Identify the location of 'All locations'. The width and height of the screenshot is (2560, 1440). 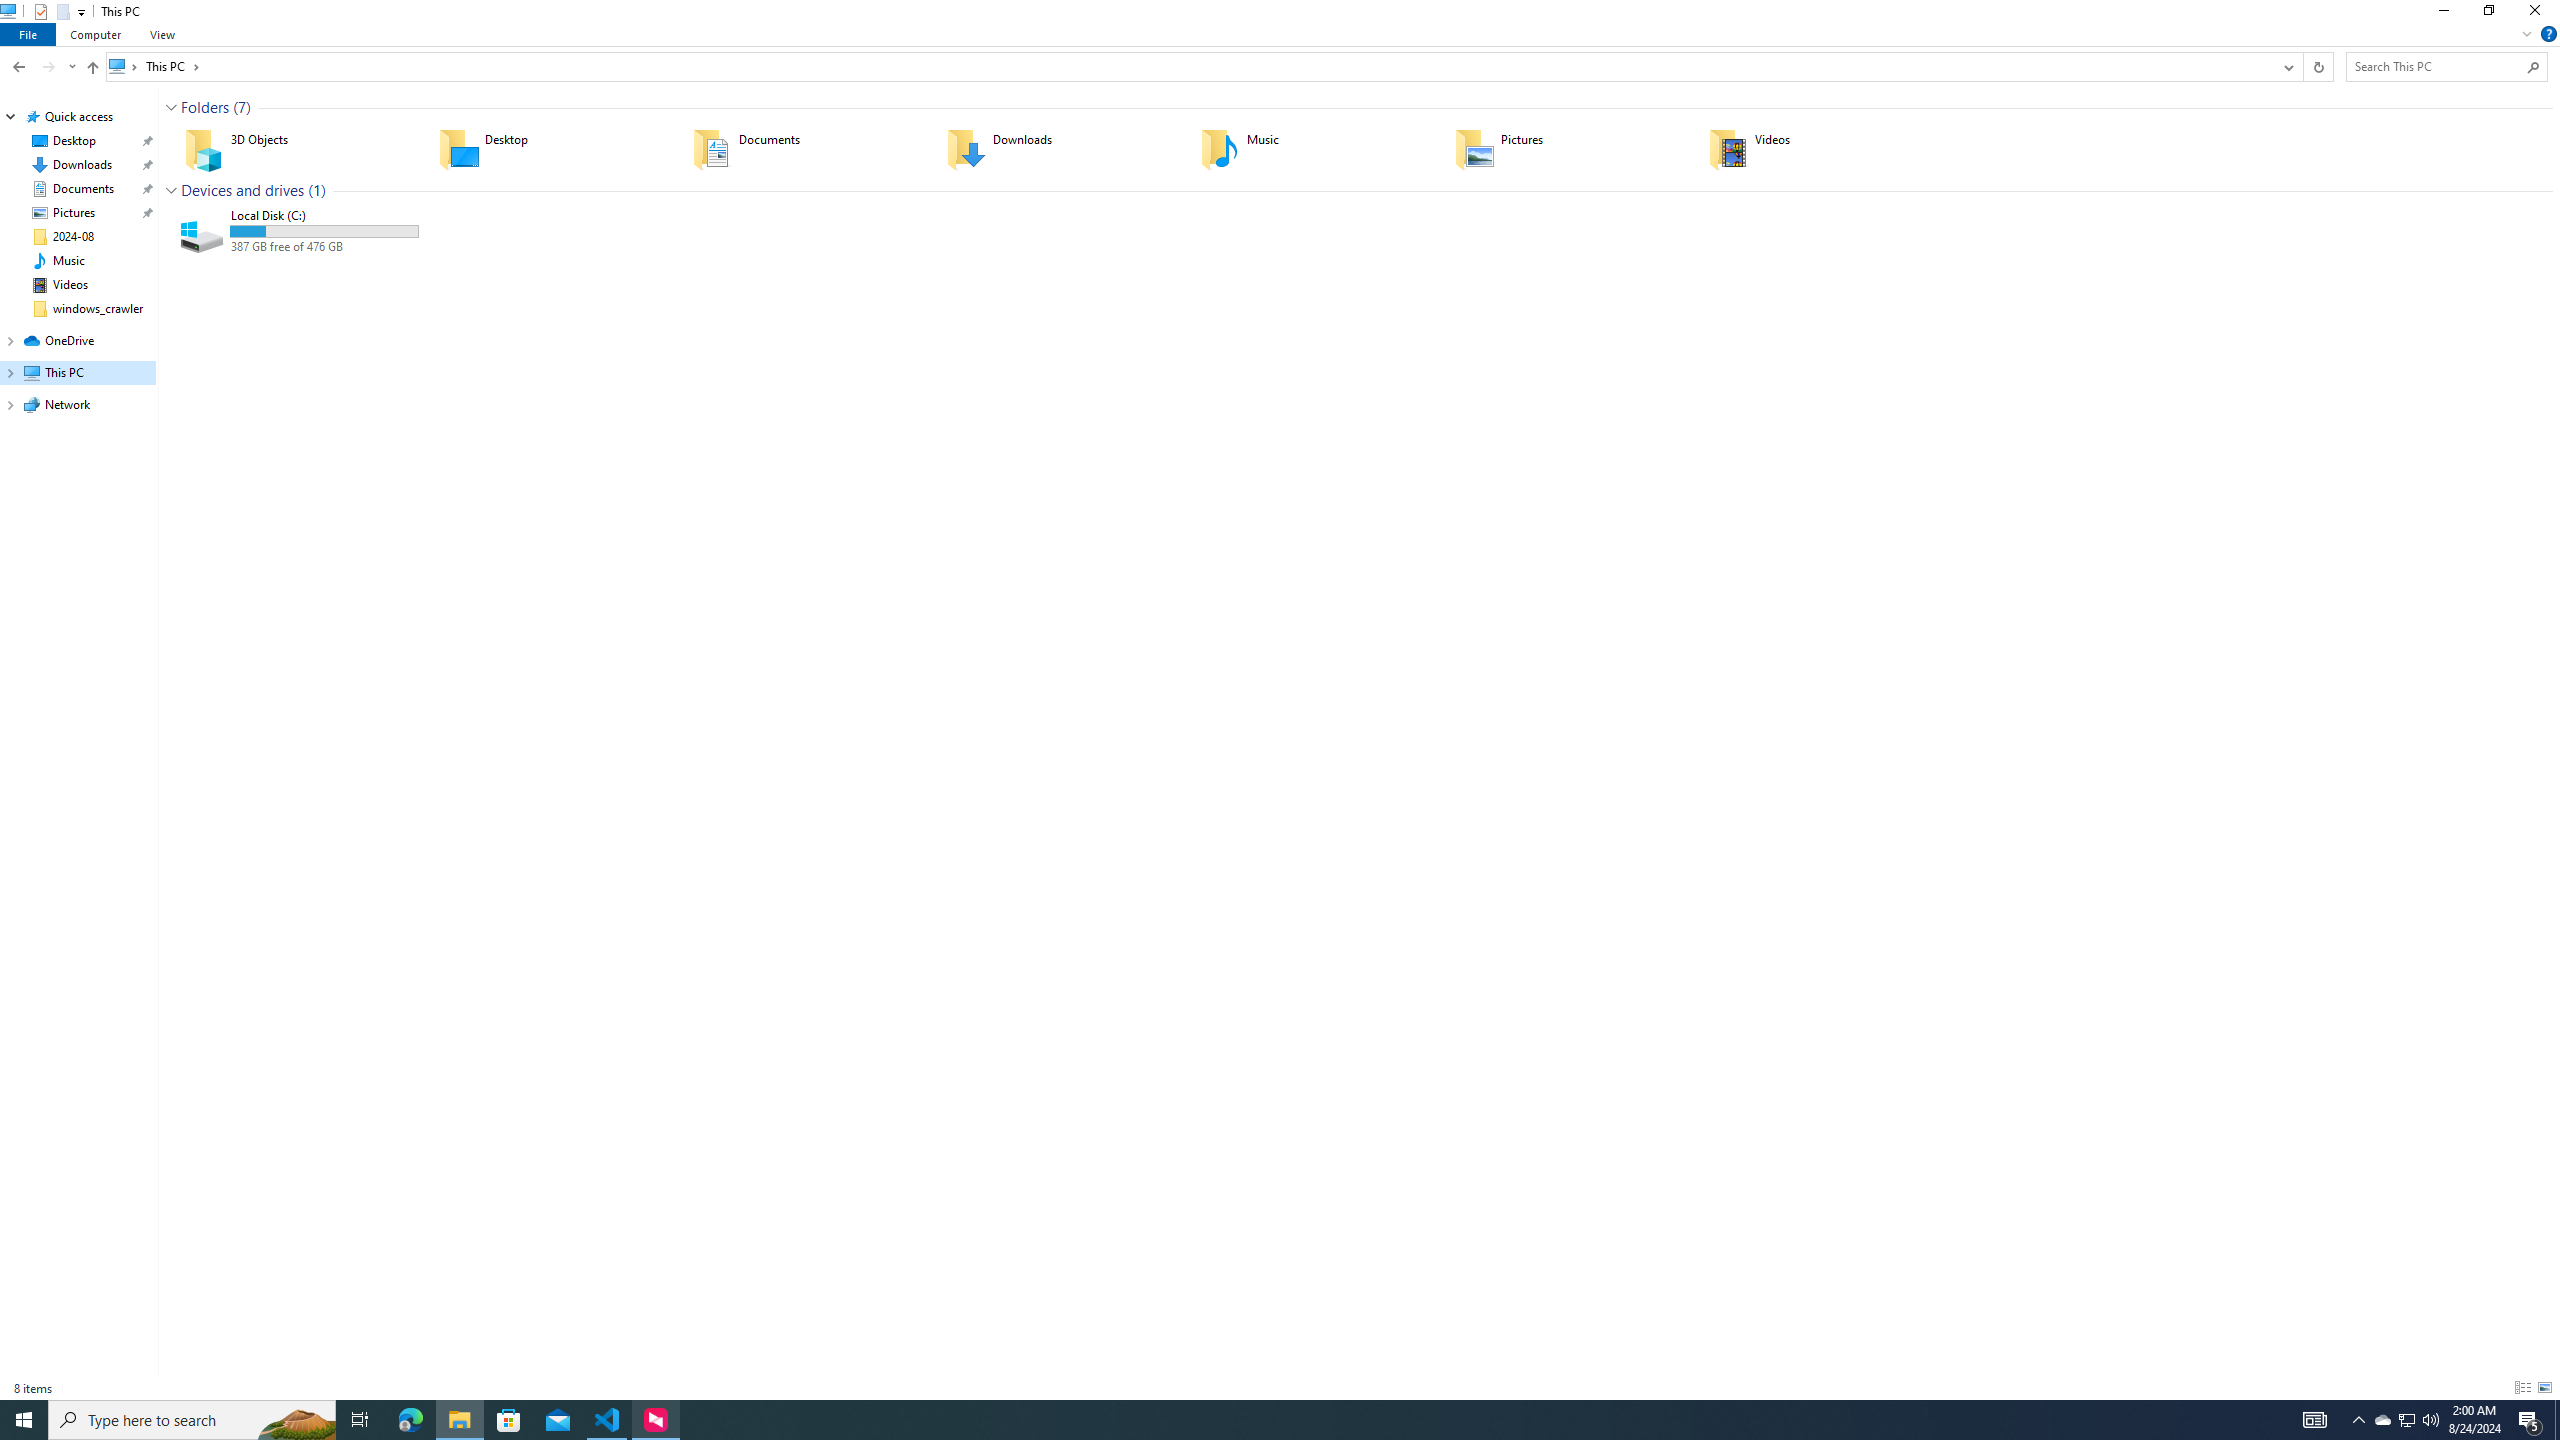
(123, 65).